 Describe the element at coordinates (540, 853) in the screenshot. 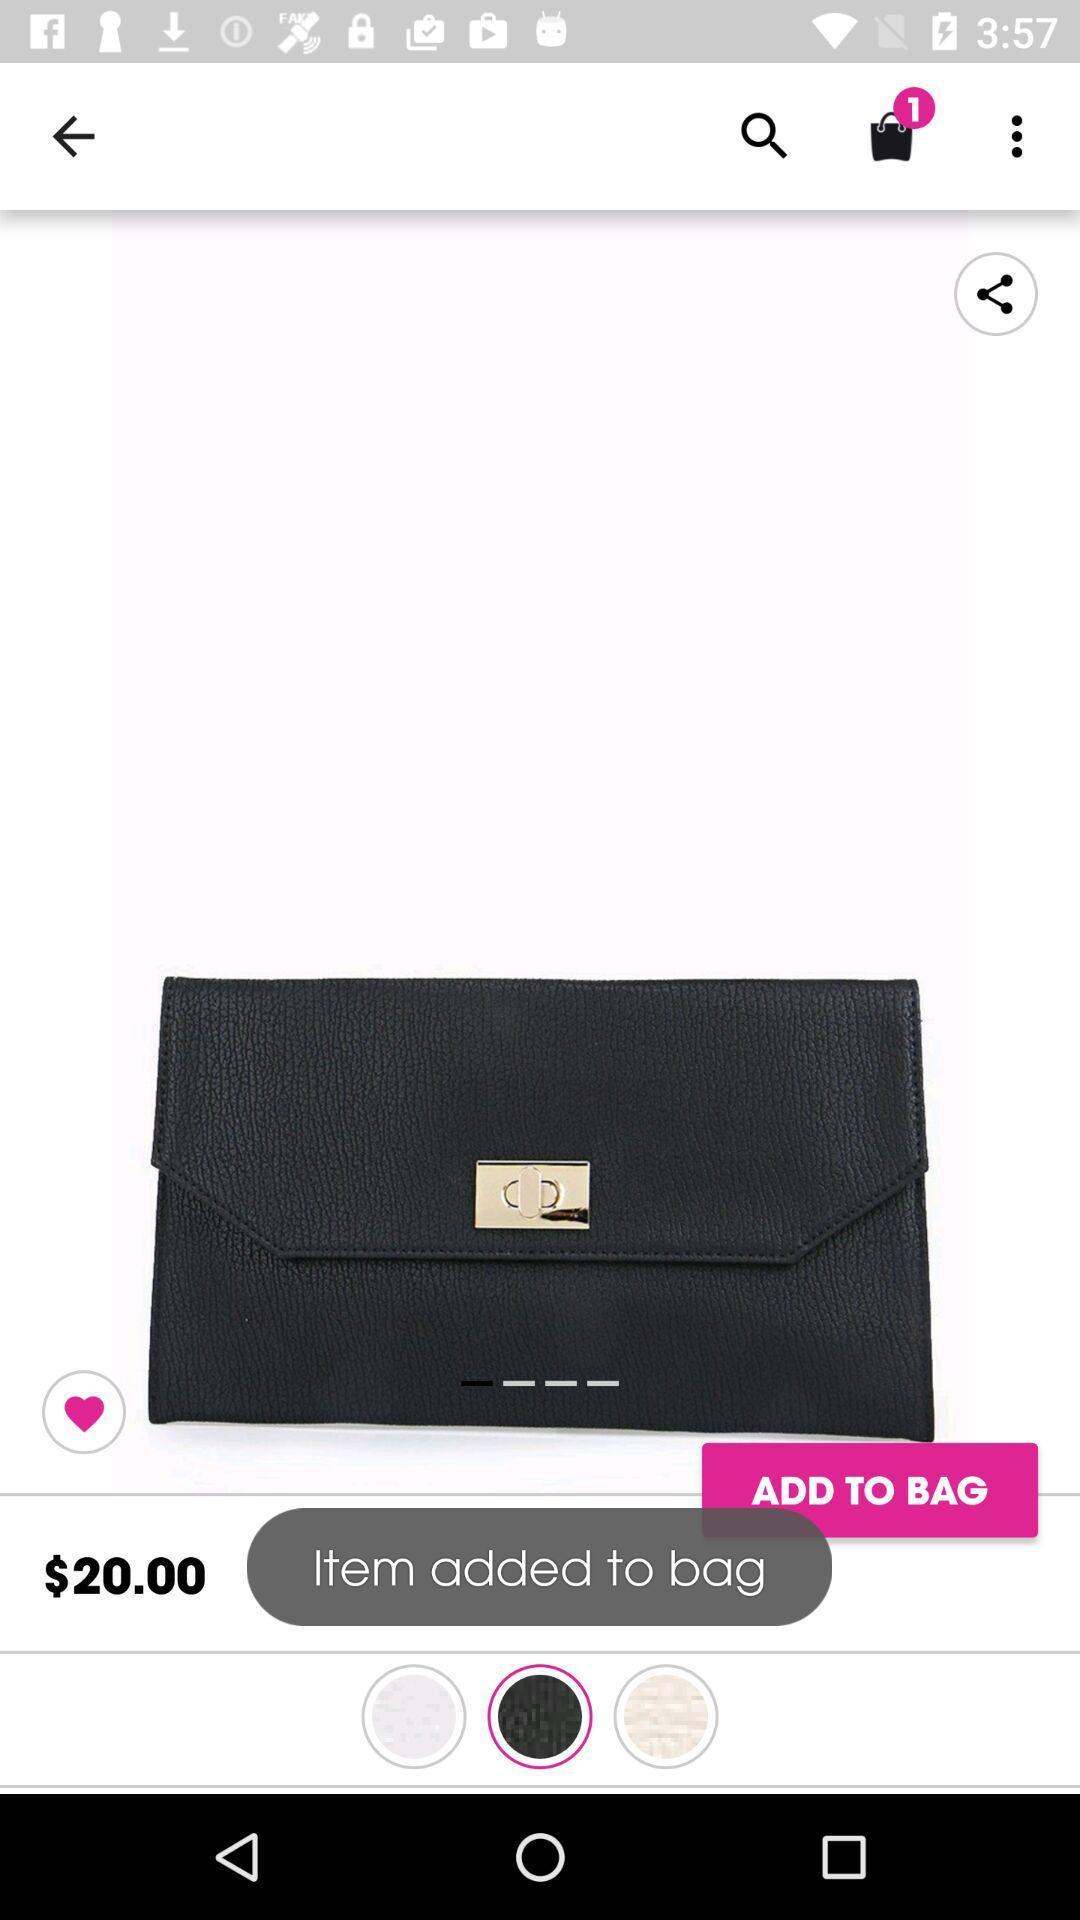

I see `screen botton` at that location.